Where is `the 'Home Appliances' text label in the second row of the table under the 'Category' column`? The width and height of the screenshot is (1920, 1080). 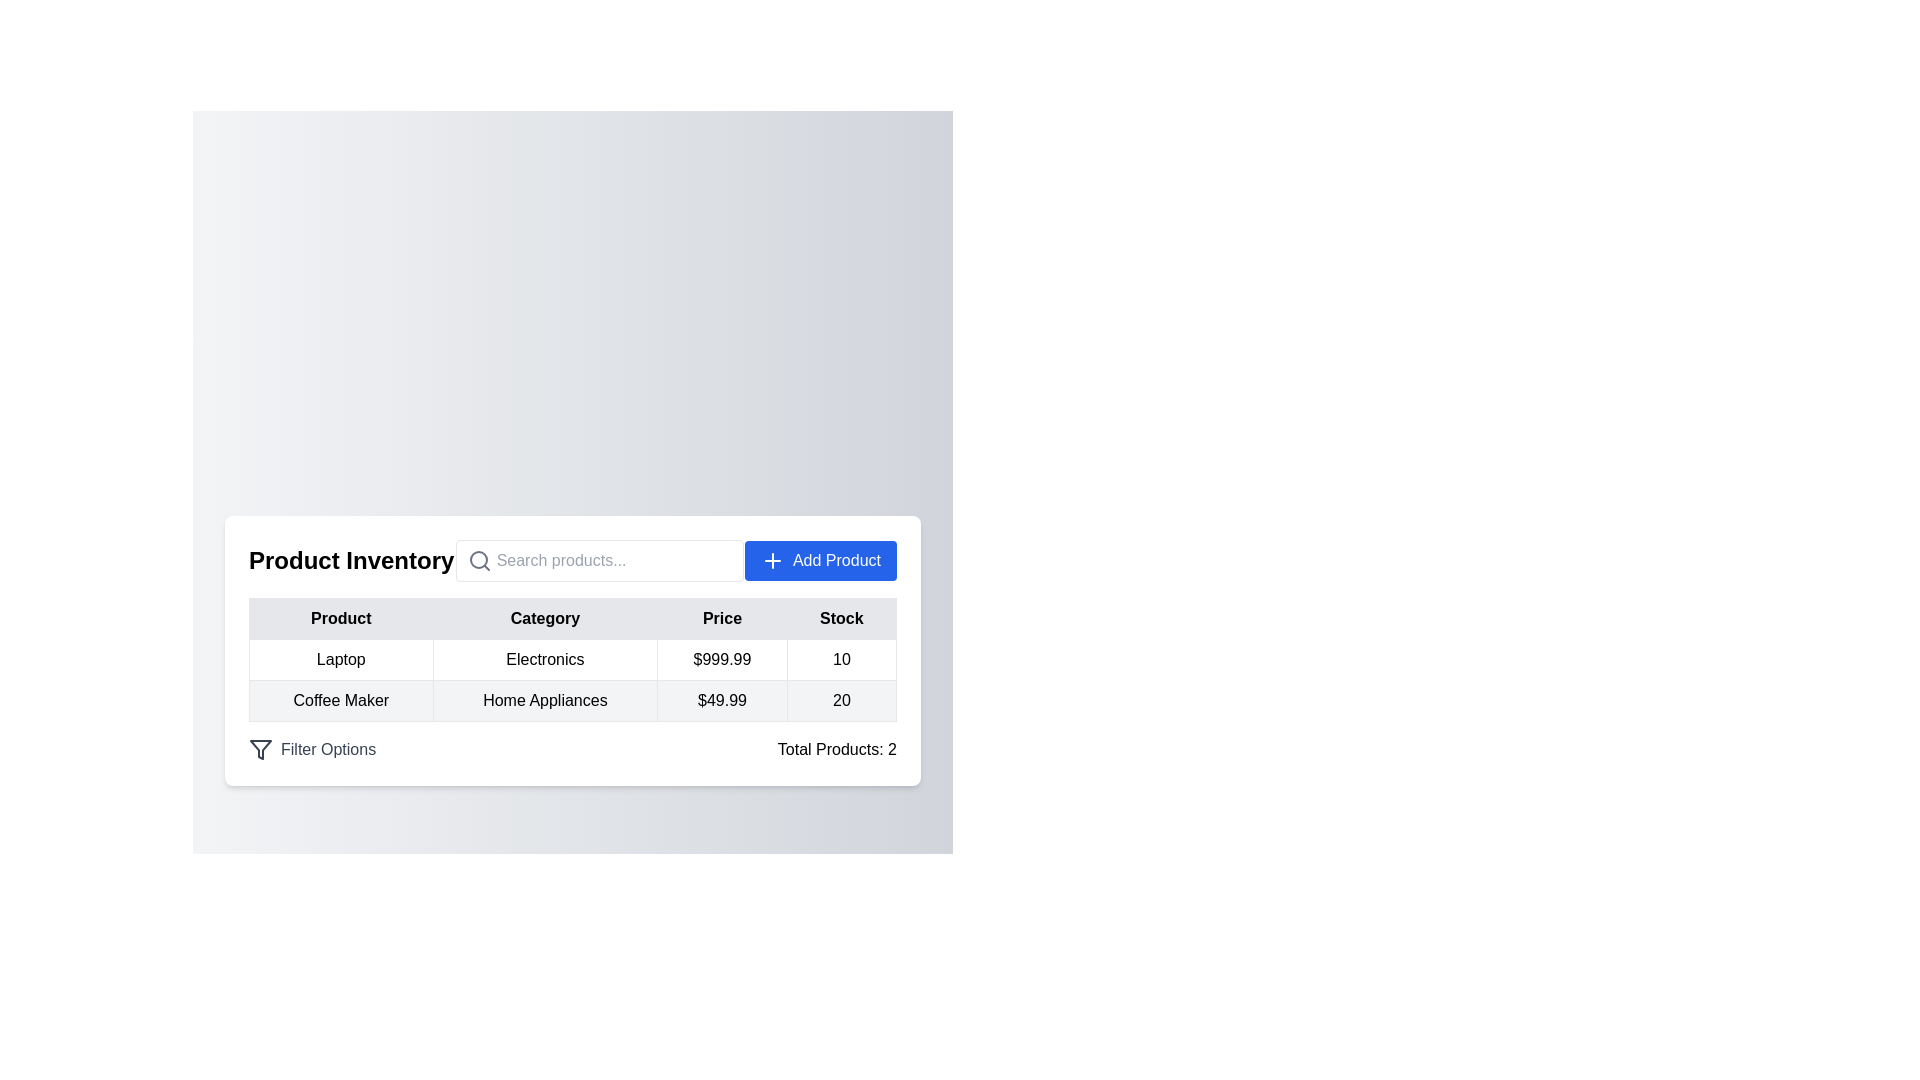 the 'Home Appliances' text label in the second row of the table under the 'Category' column is located at coordinates (545, 700).